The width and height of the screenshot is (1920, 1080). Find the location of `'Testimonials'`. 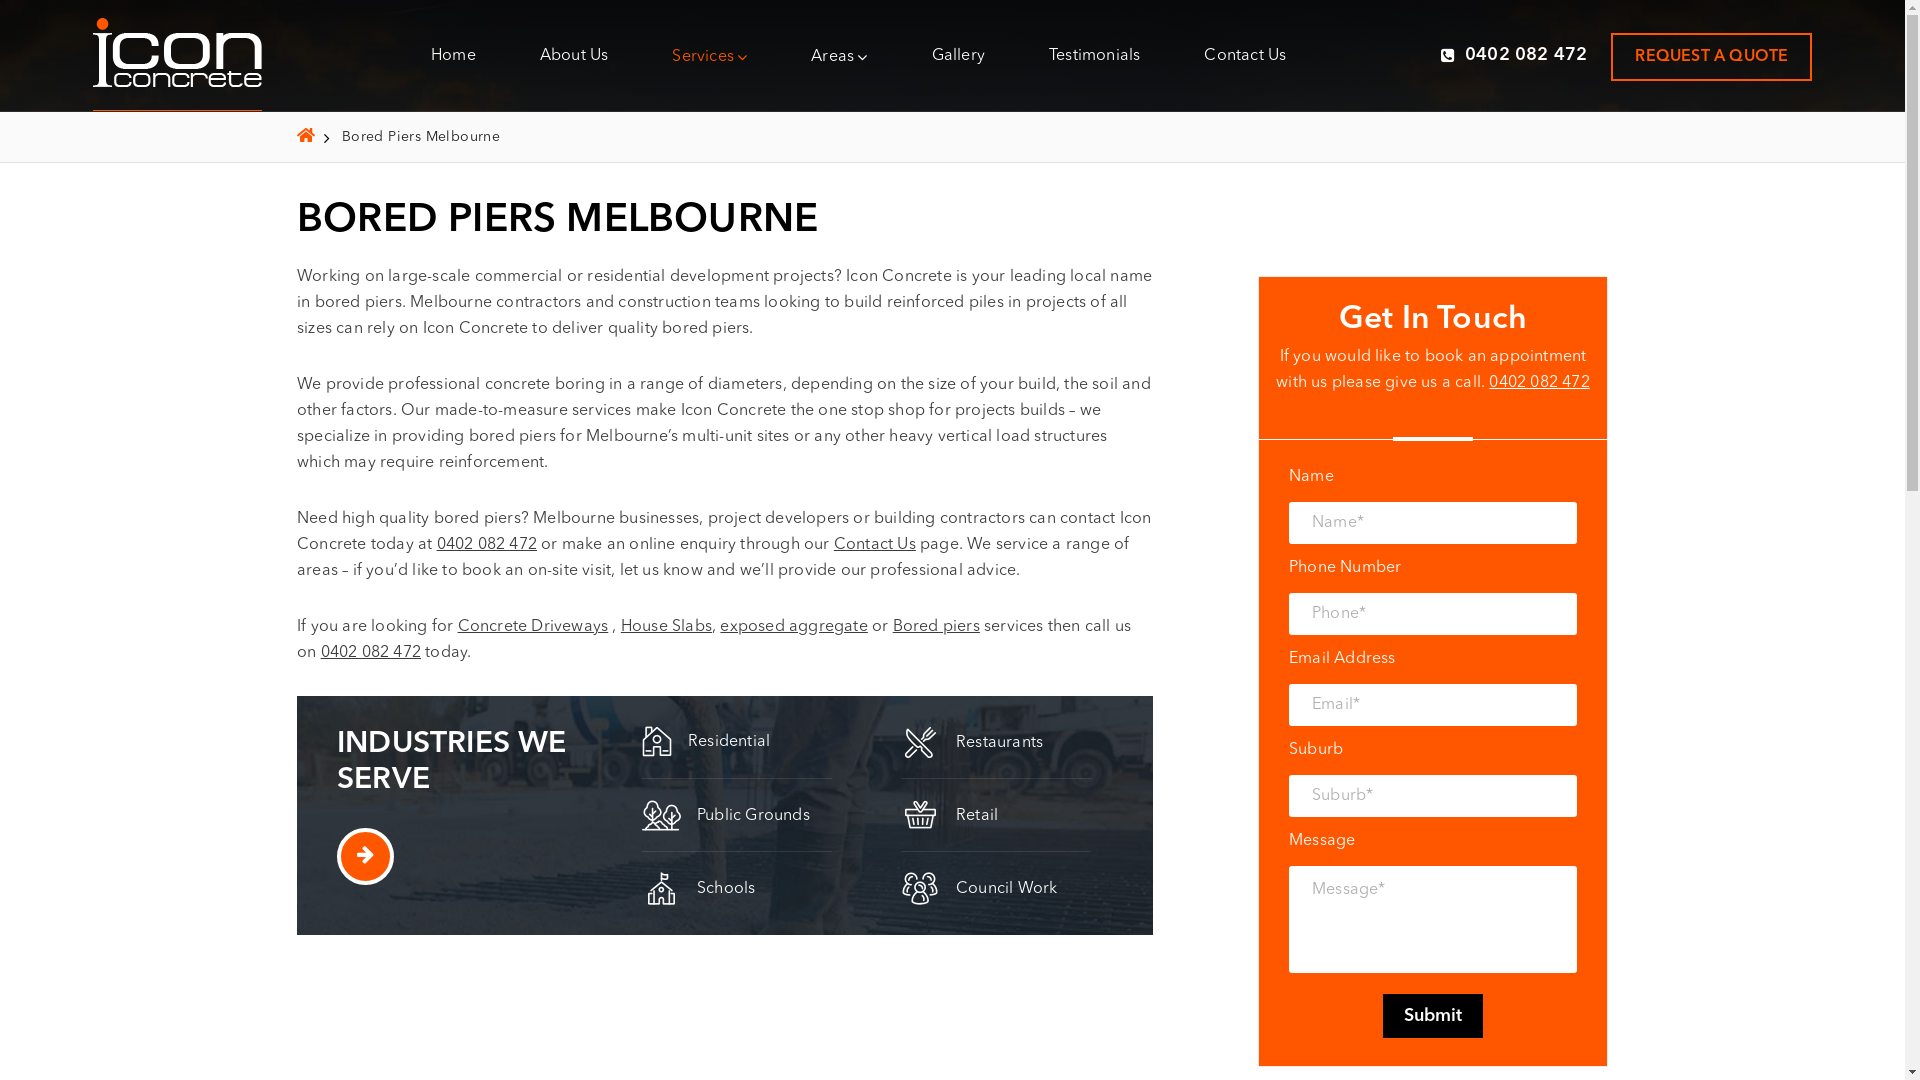

'Testimonials' is located at coordinates (1093, 53).